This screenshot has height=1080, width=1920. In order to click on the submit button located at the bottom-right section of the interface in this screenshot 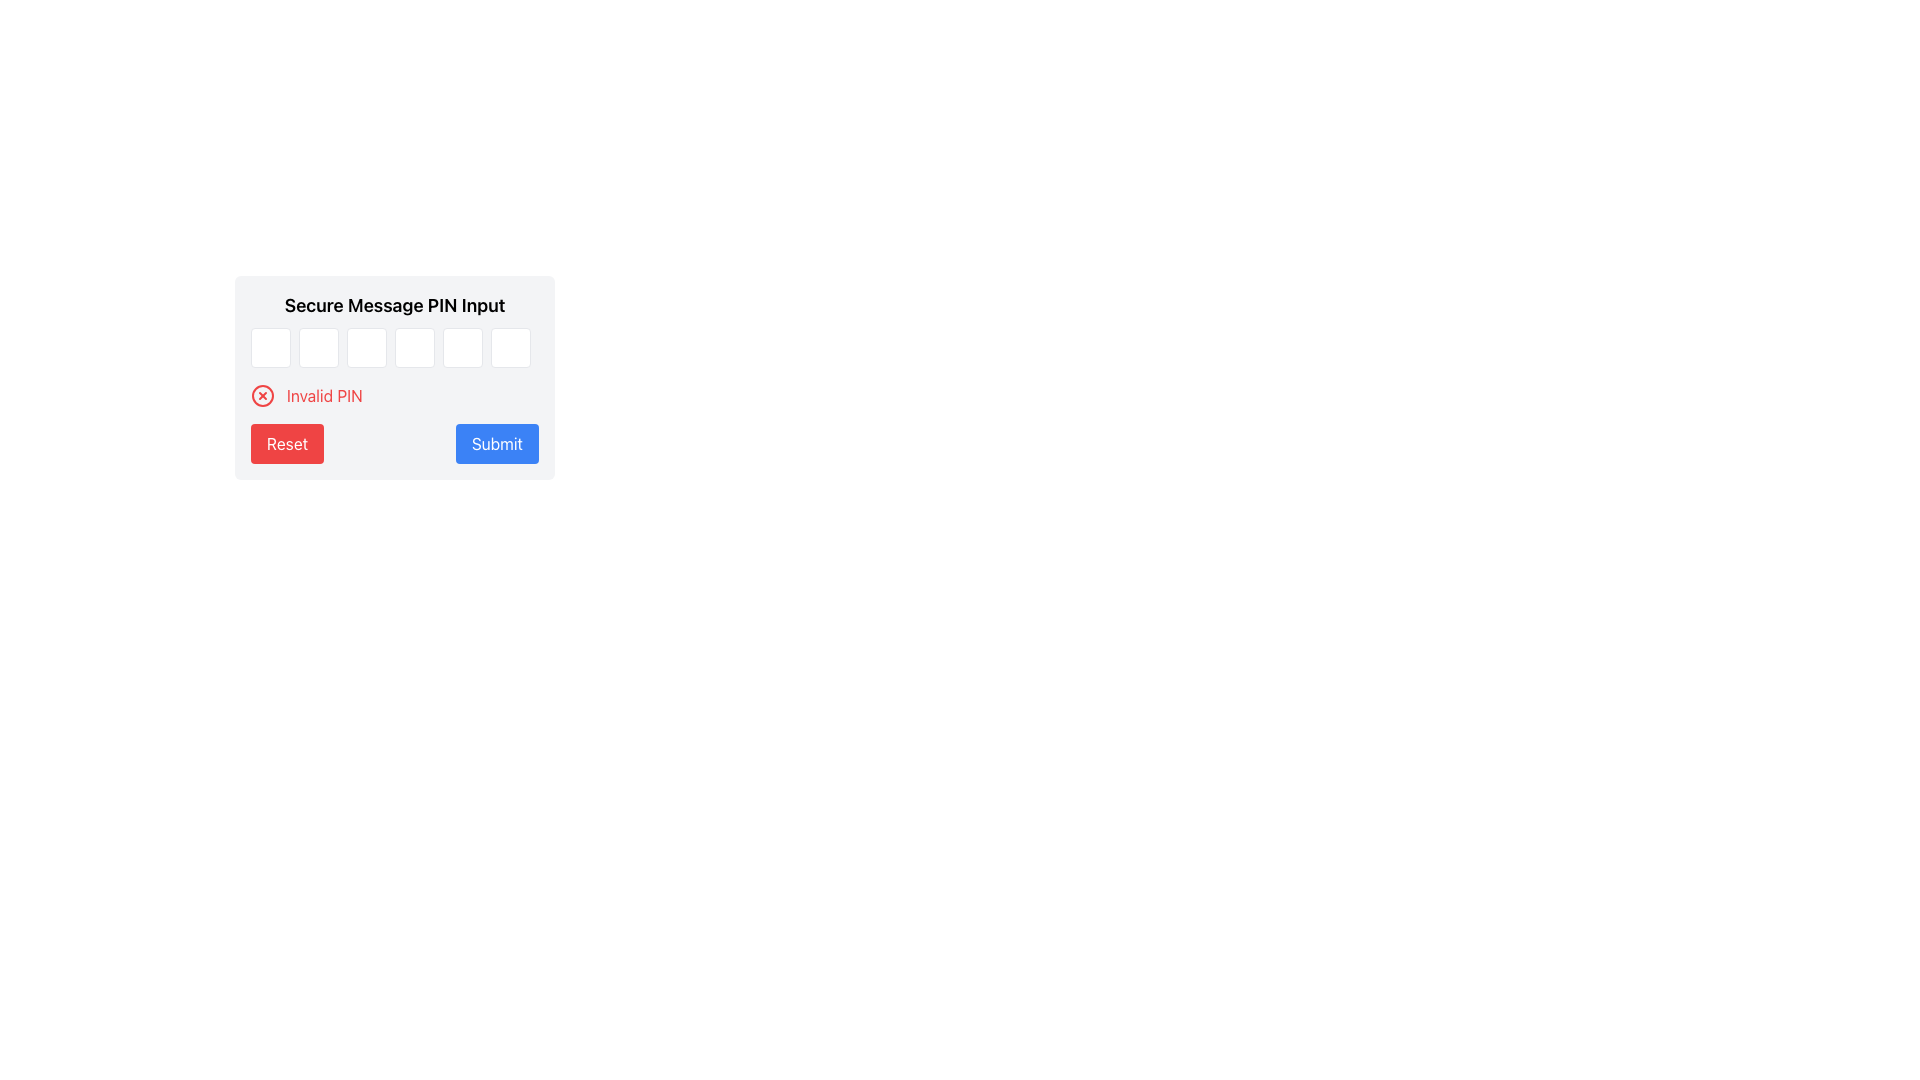, I will do `click(497, 442)`.